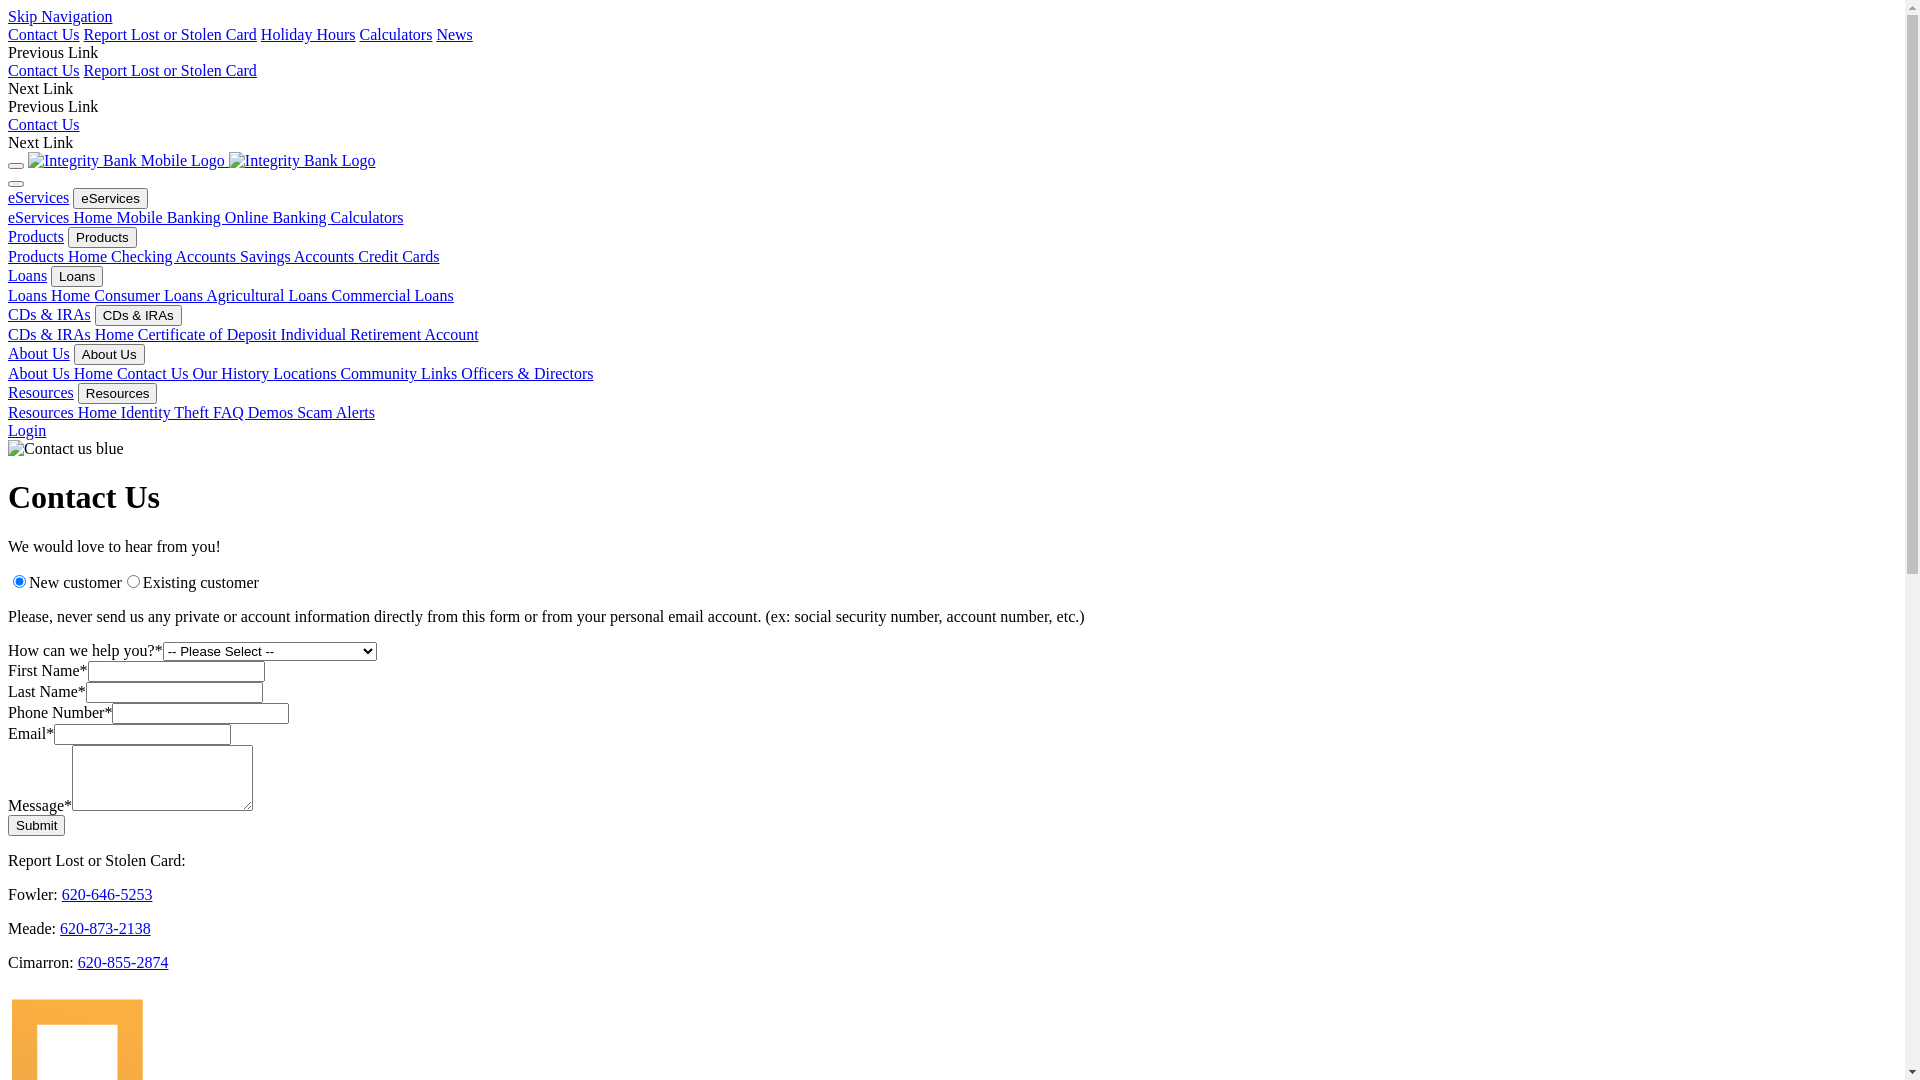  What do you see at coordinates (232, 373) in the screenshot?
I see `'Our History'` at bounding box center [232, 373].